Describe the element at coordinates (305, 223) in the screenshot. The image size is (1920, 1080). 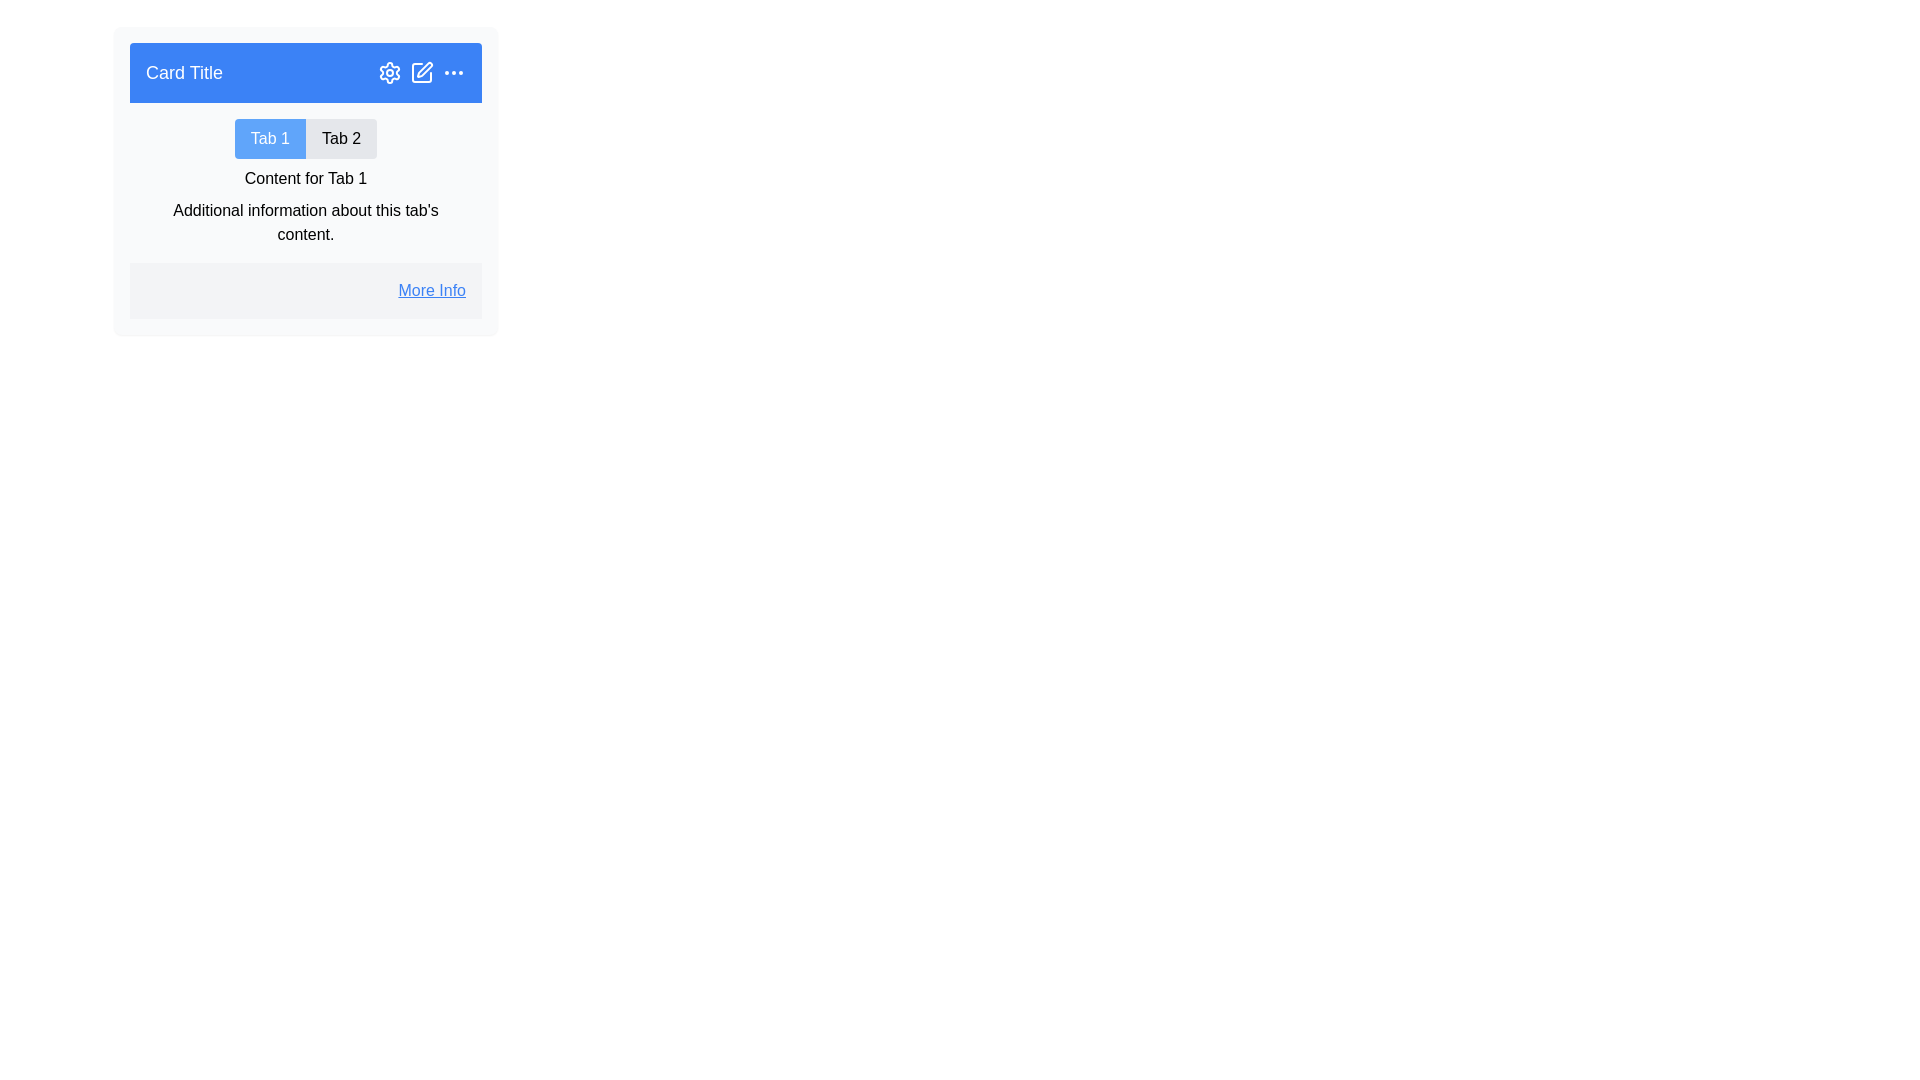
I see `the text label displaying 'Additional information about this tab's content'` at that location.